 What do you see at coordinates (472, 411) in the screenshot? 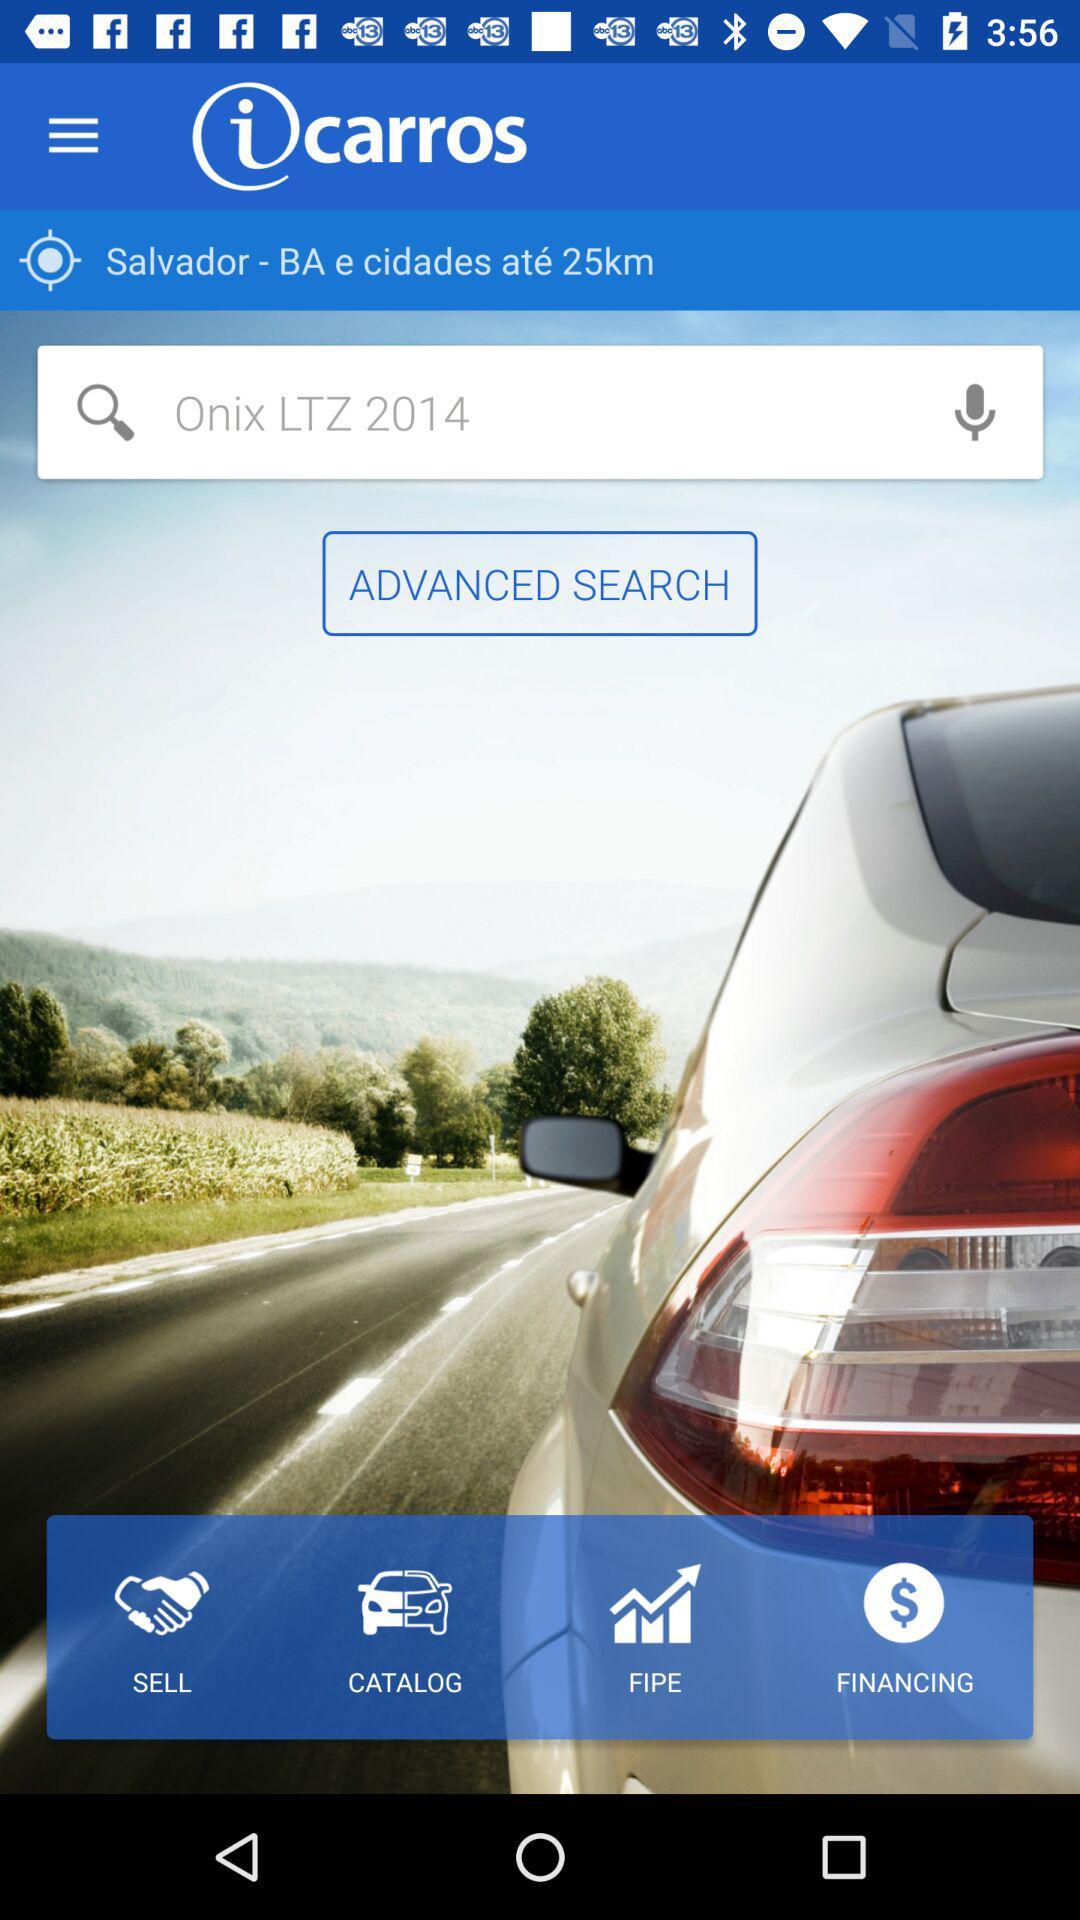
I see `icon below salvador ba e item` at bounding box center [472, 411].